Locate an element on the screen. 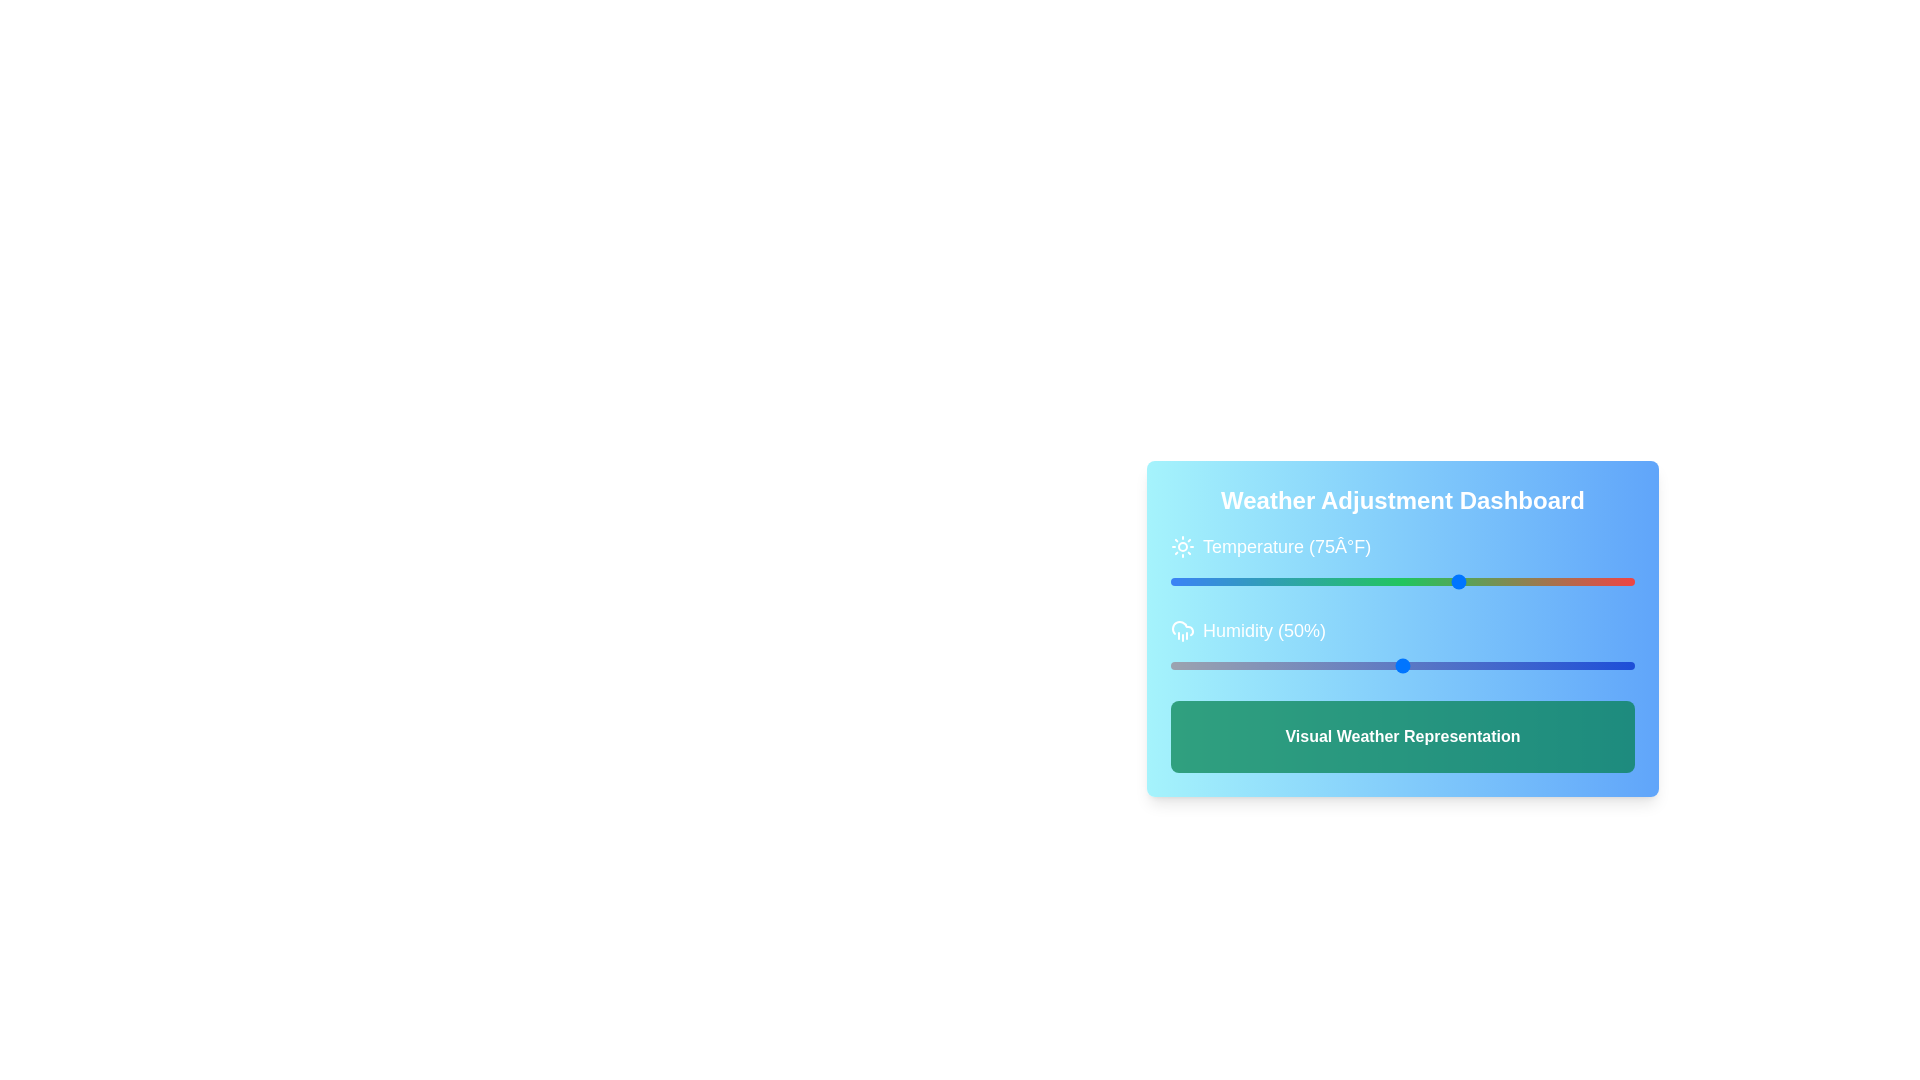 This screenshot has width=1920, height=1080. the humidity slider to 24% is located at coordinates (1282, 666).